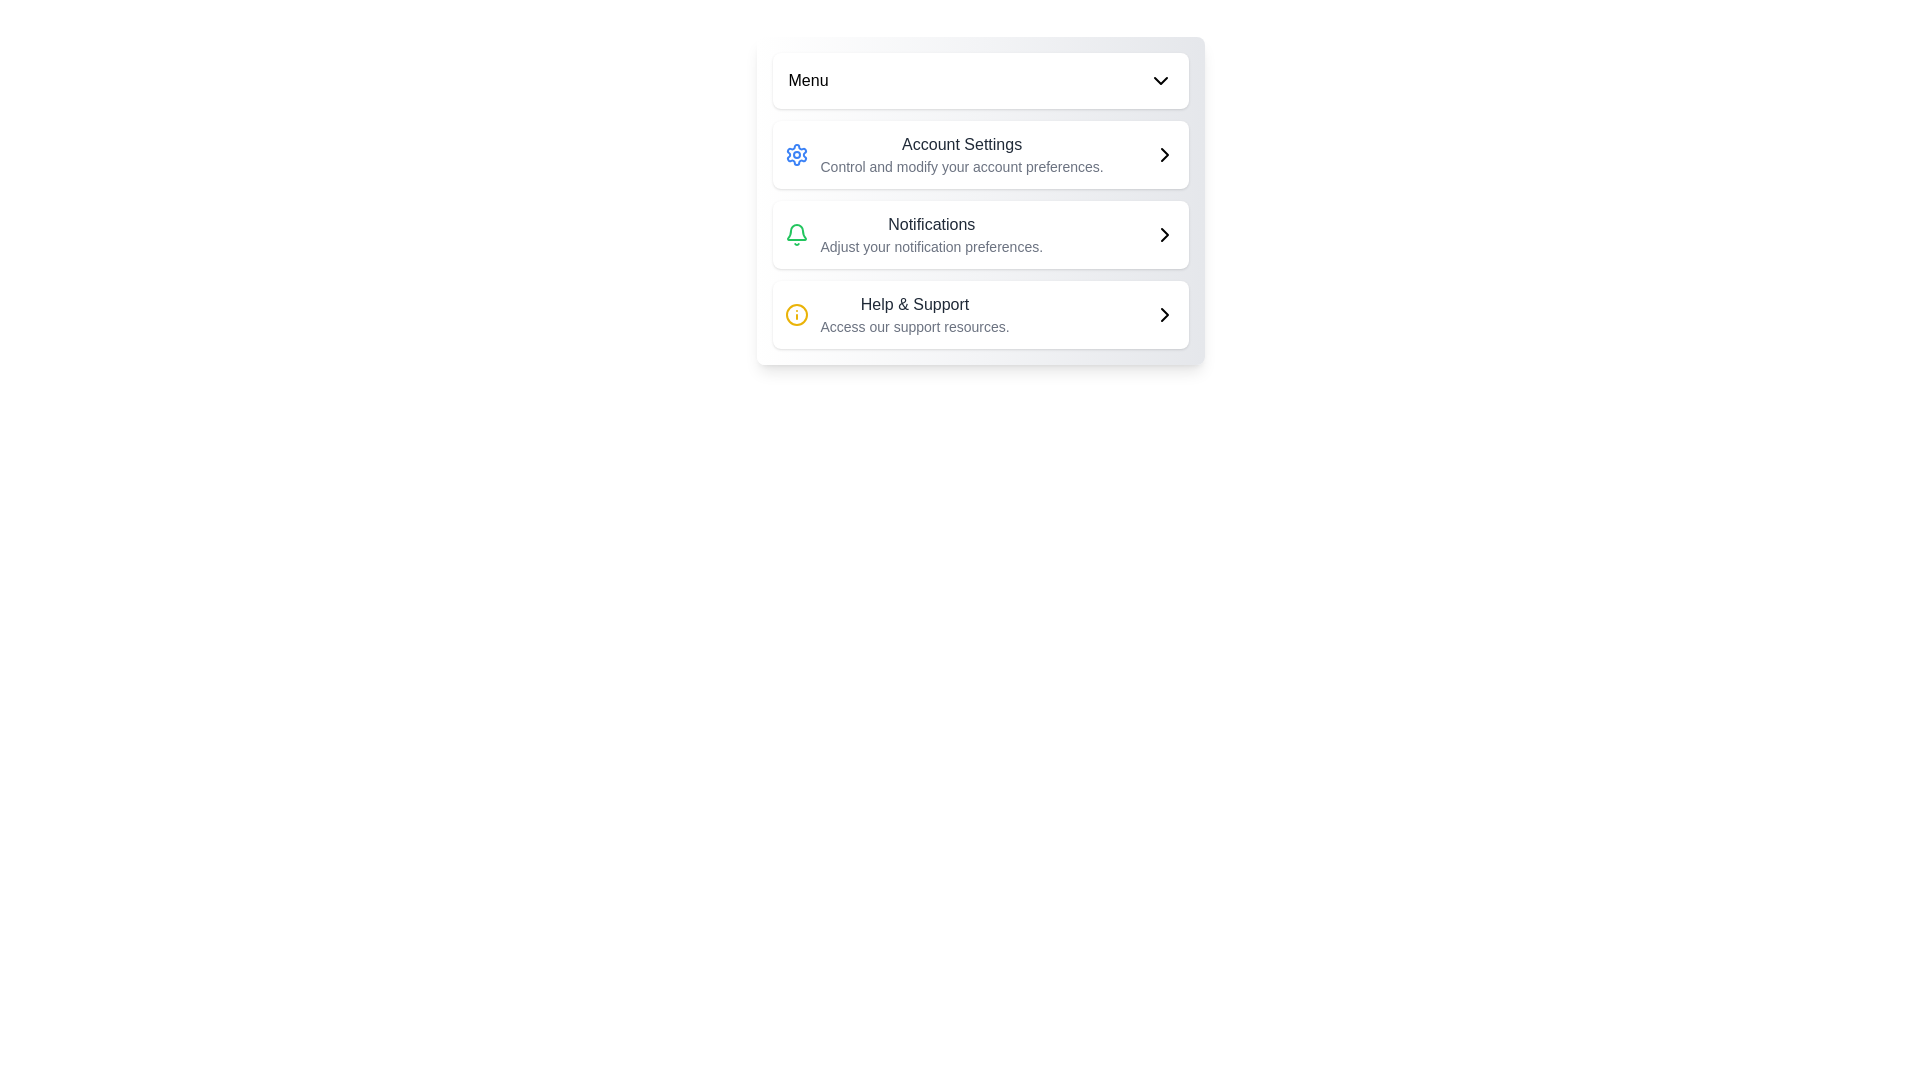 This screenshot has height=1080, width=1920. Describe the element at coordinates (930, 234) in the screenshot. I see `details provided by the notification settings text description, which is the second item in the vertical list below 'Account Settings' and above 'Help & Support', centered horizontally with a bell icon on its left` at that location.